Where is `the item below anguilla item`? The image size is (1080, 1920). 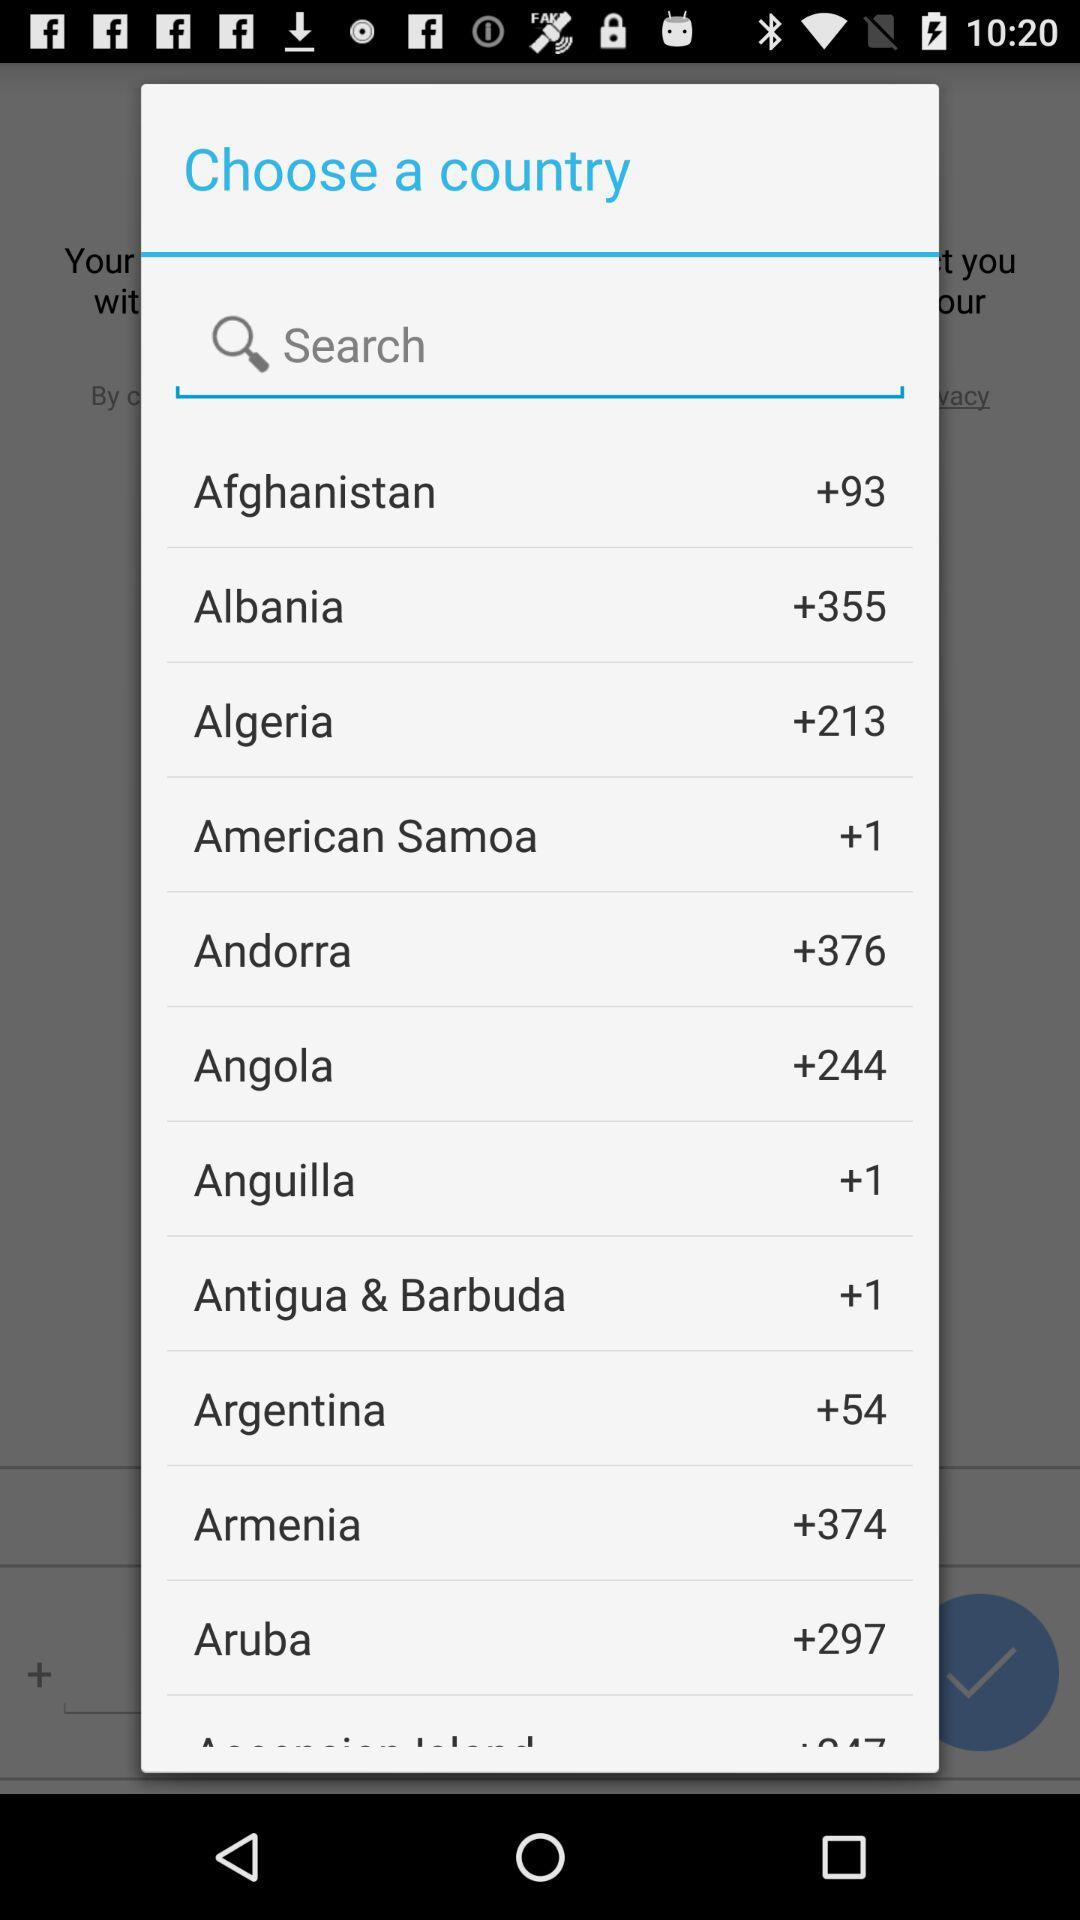
the item below anguilla item is located at coordinates (380, 1293).